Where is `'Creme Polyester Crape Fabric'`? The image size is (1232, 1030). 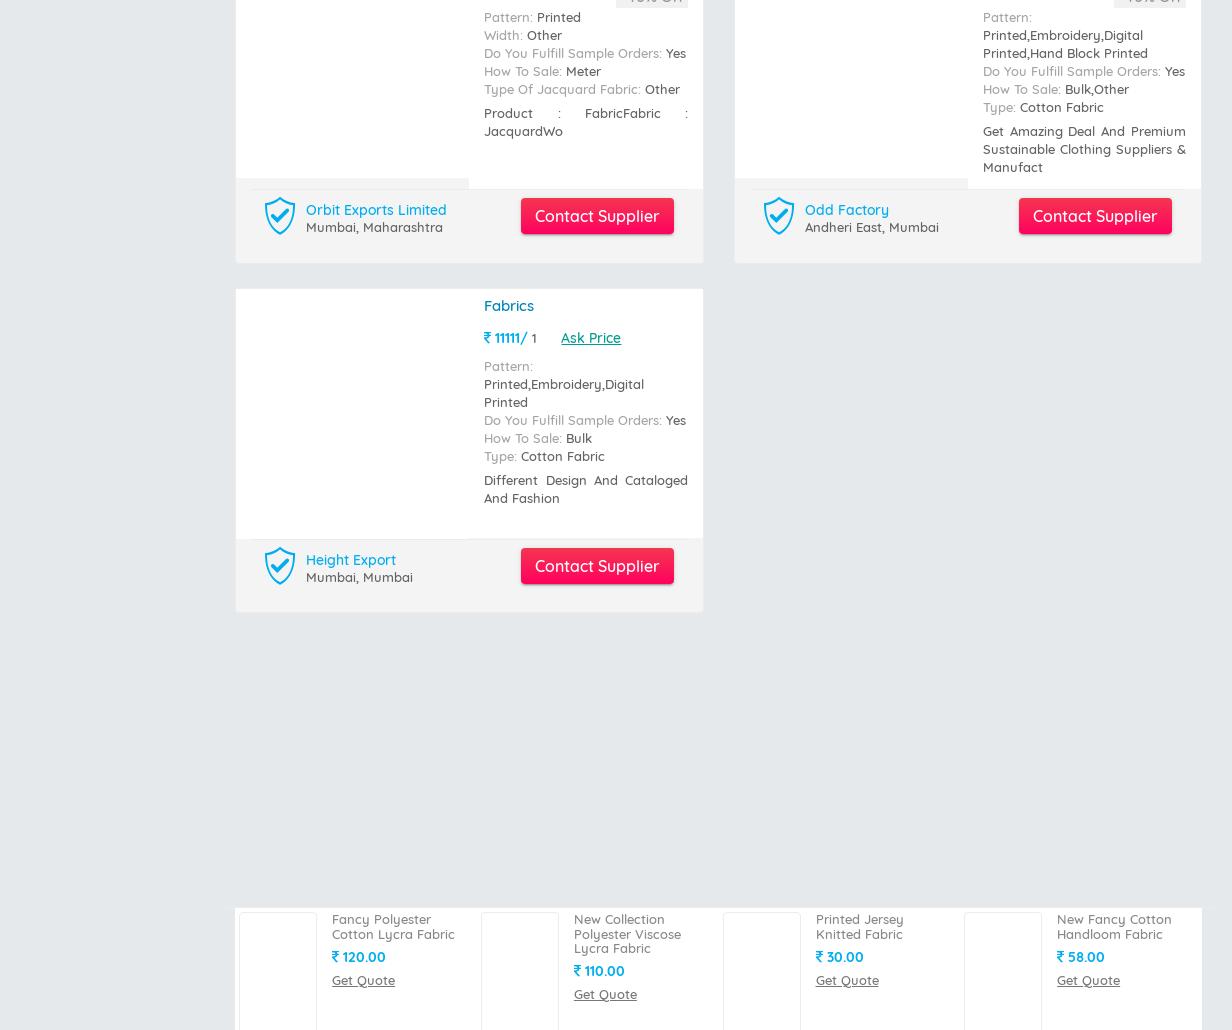
'Creme Polyester Crape Fabric' is located at coordinates (1057, 485).